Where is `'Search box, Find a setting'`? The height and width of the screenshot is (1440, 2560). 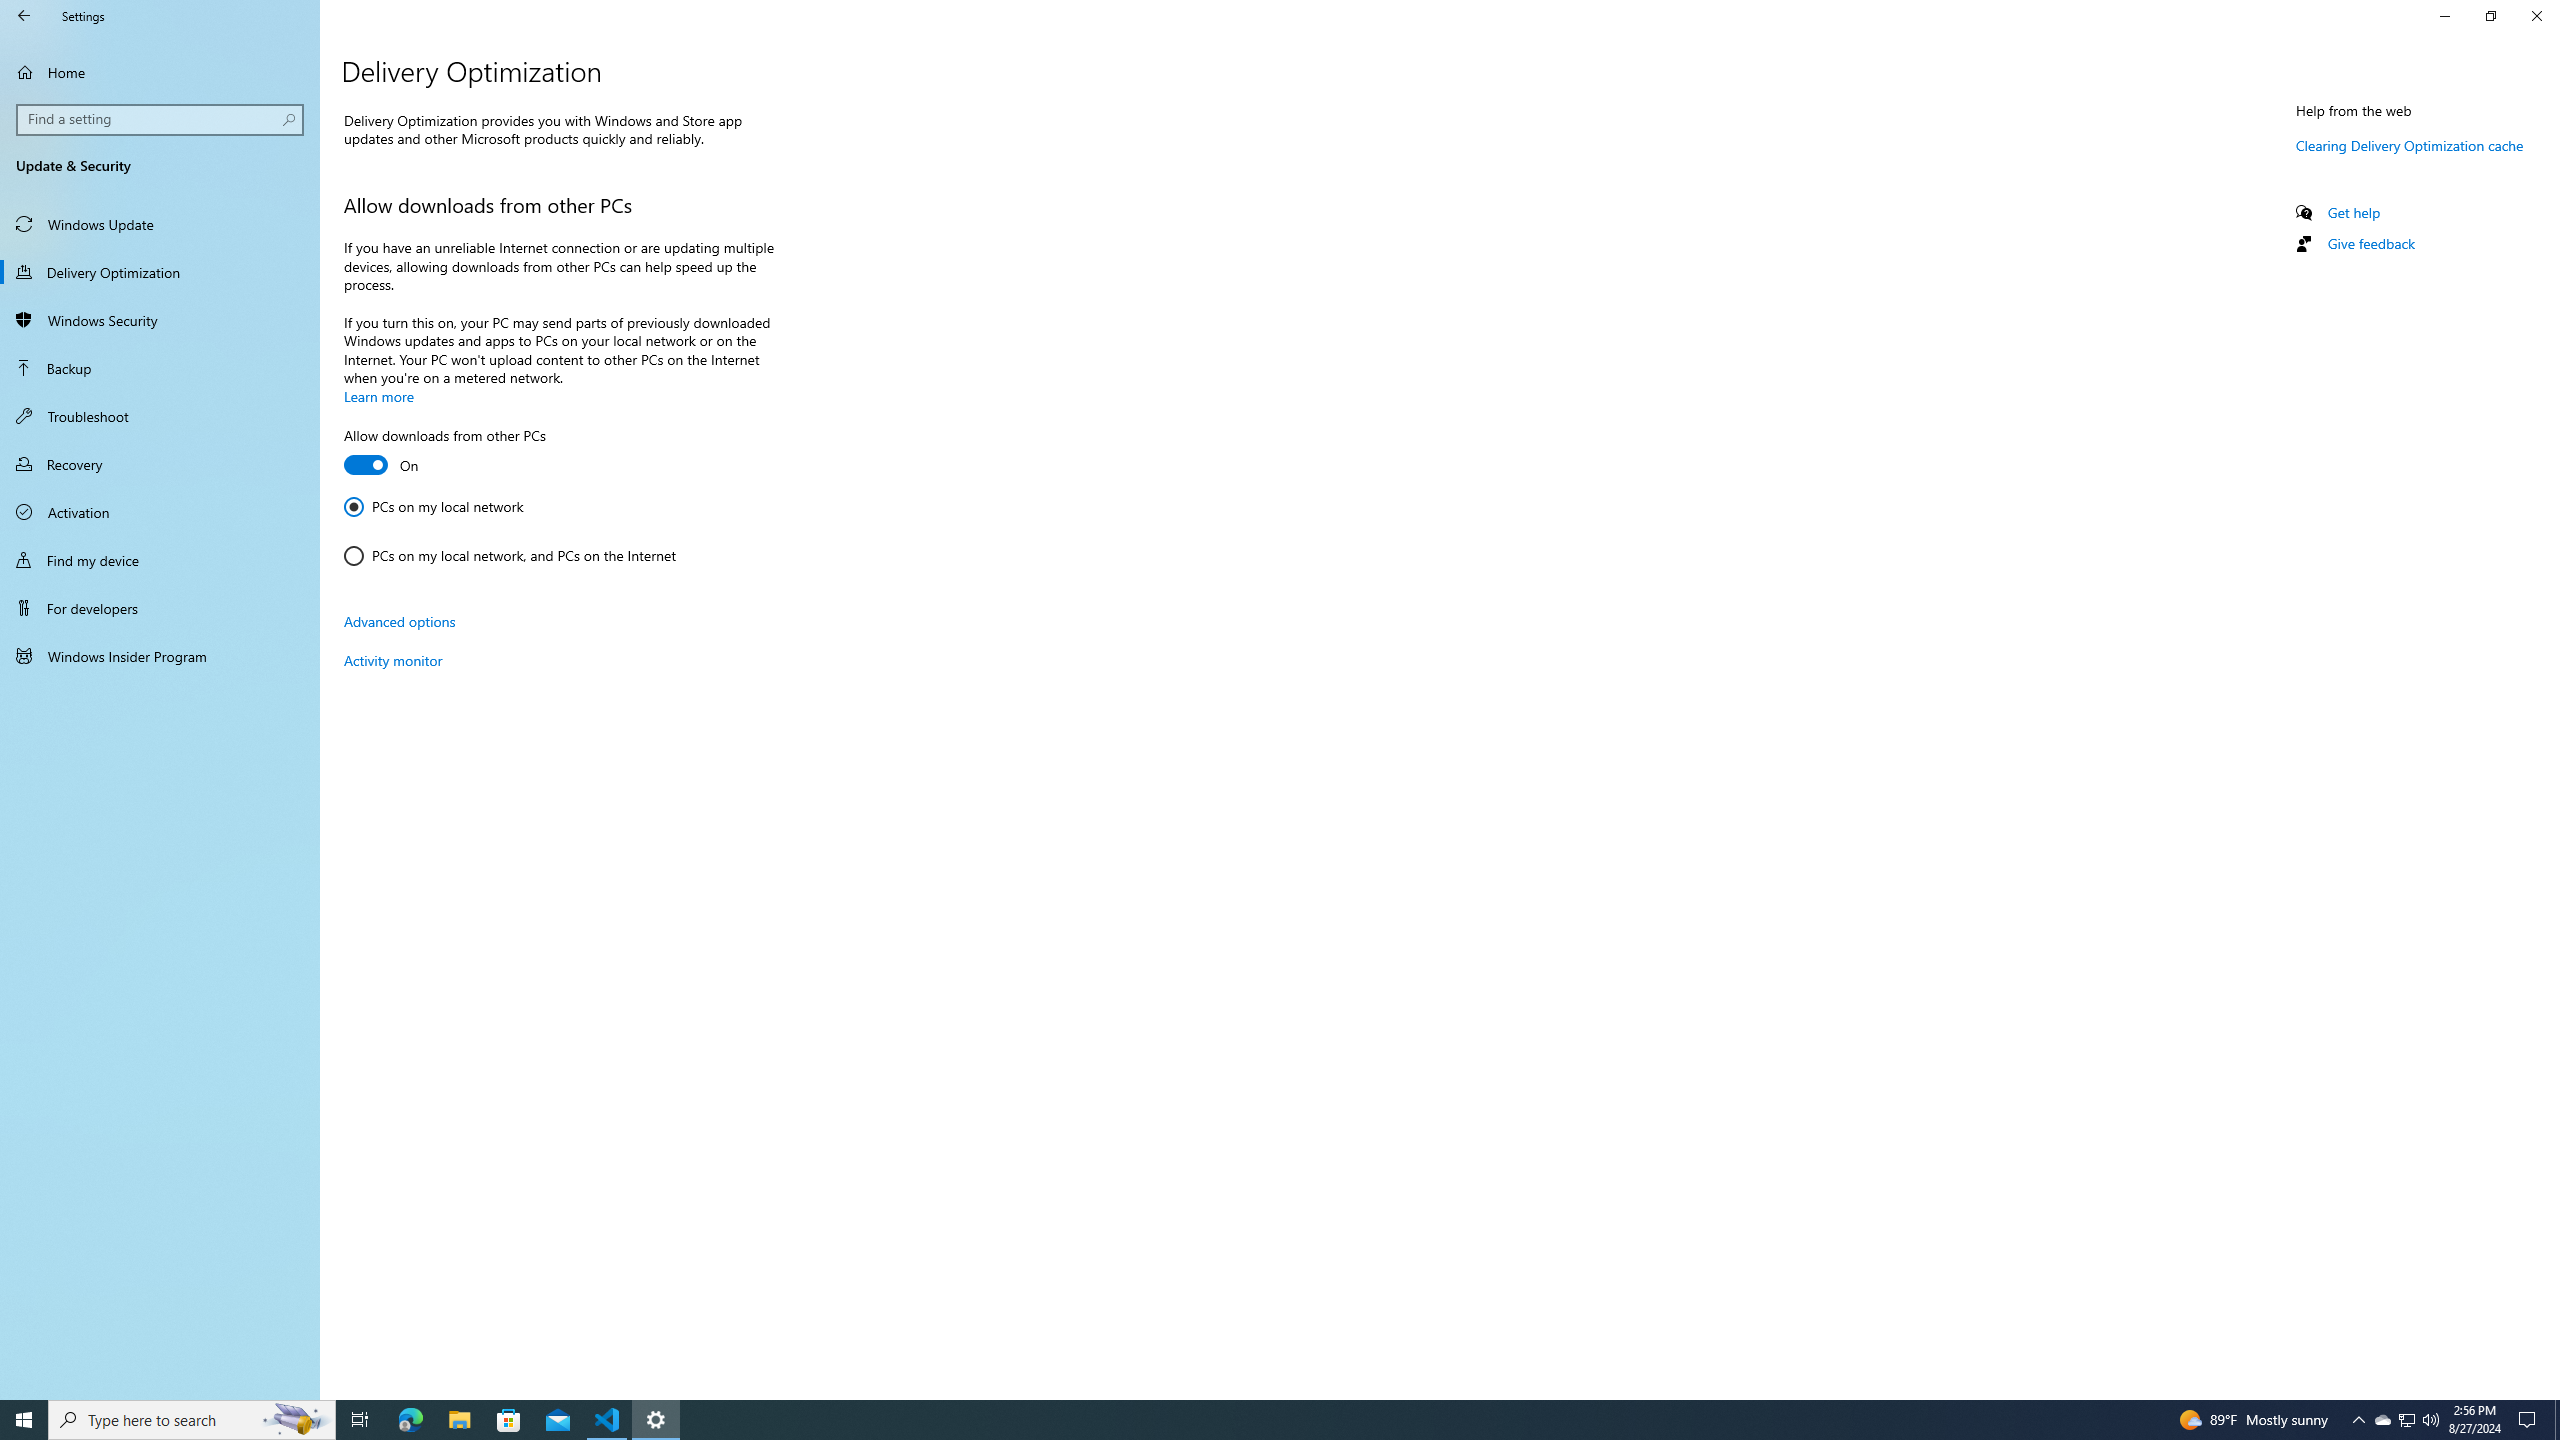 'Search box, Find a setting' is located at coordinates (160, 118).